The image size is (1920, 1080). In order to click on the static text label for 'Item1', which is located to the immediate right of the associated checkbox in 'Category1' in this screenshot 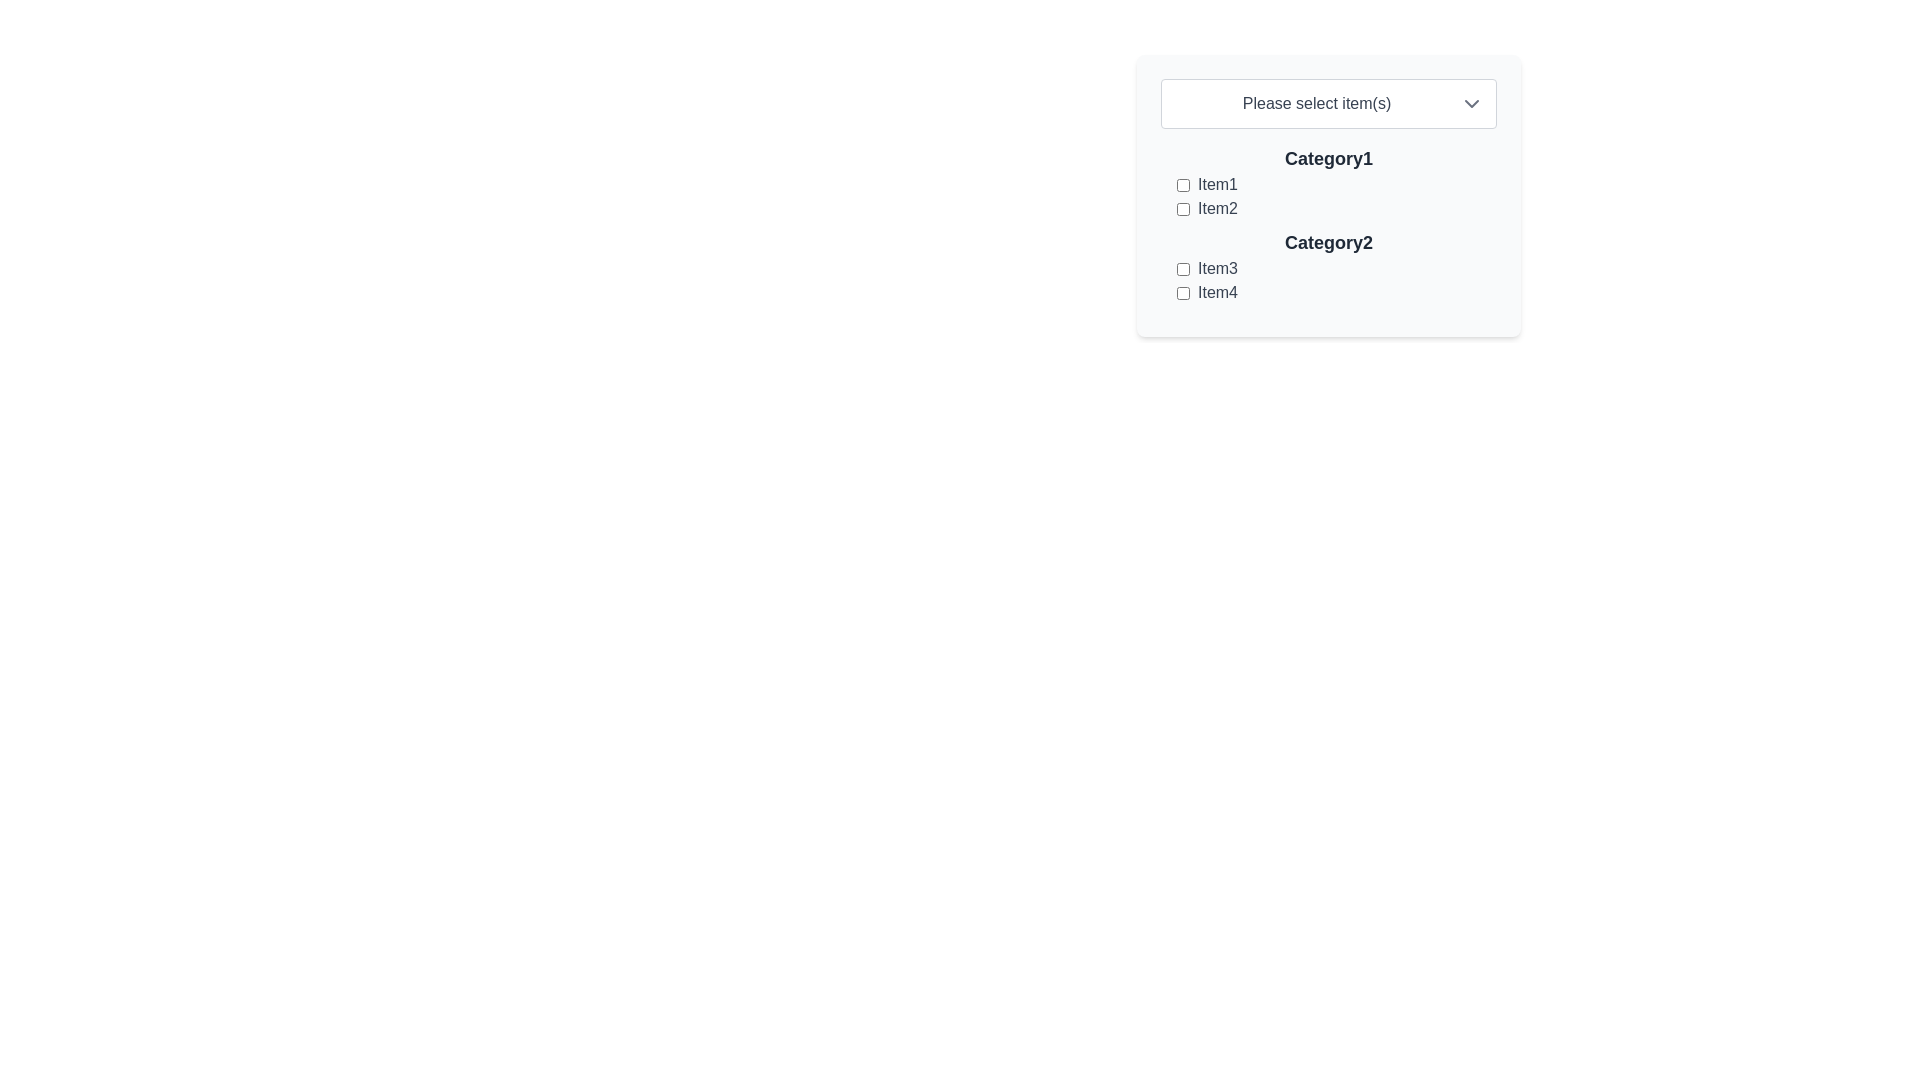, I will do `click(1217, 185)`.